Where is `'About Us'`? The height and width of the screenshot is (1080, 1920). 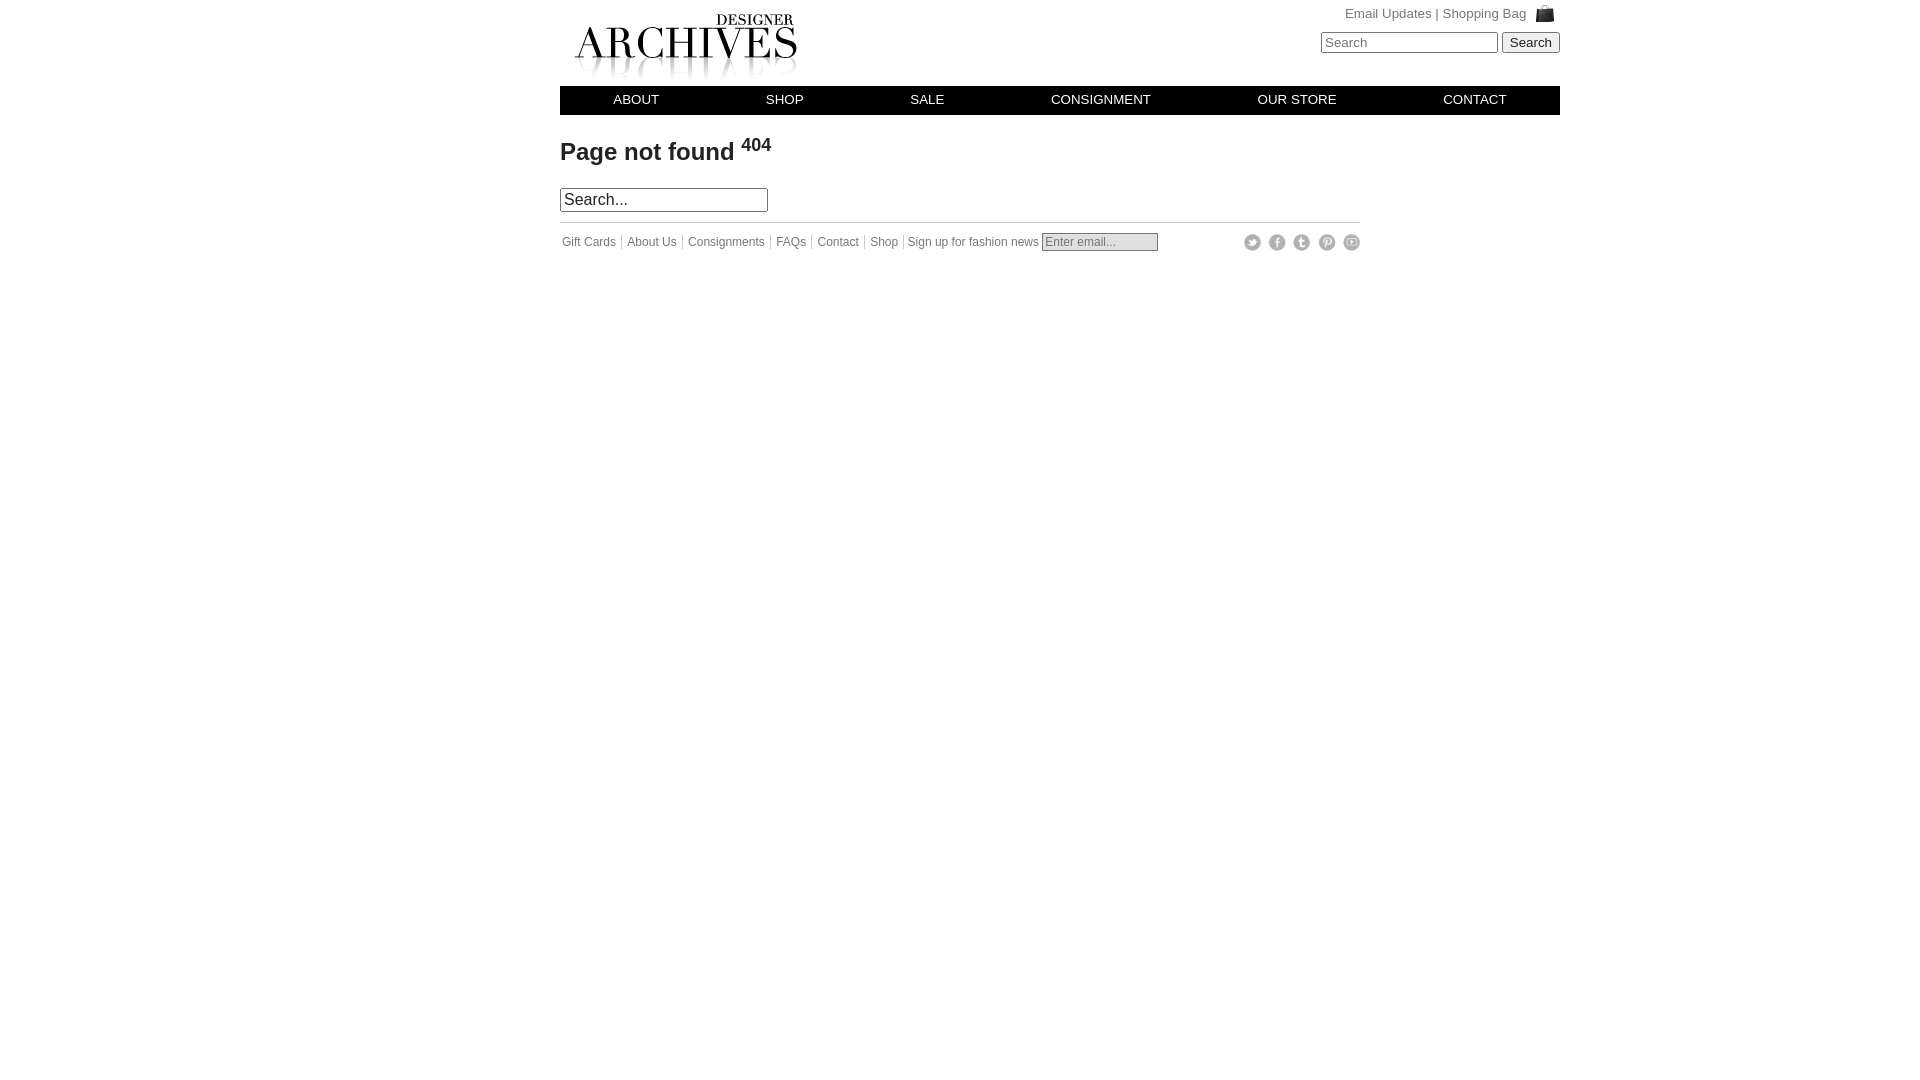
'About Us' is located at coordinates (653, 241).